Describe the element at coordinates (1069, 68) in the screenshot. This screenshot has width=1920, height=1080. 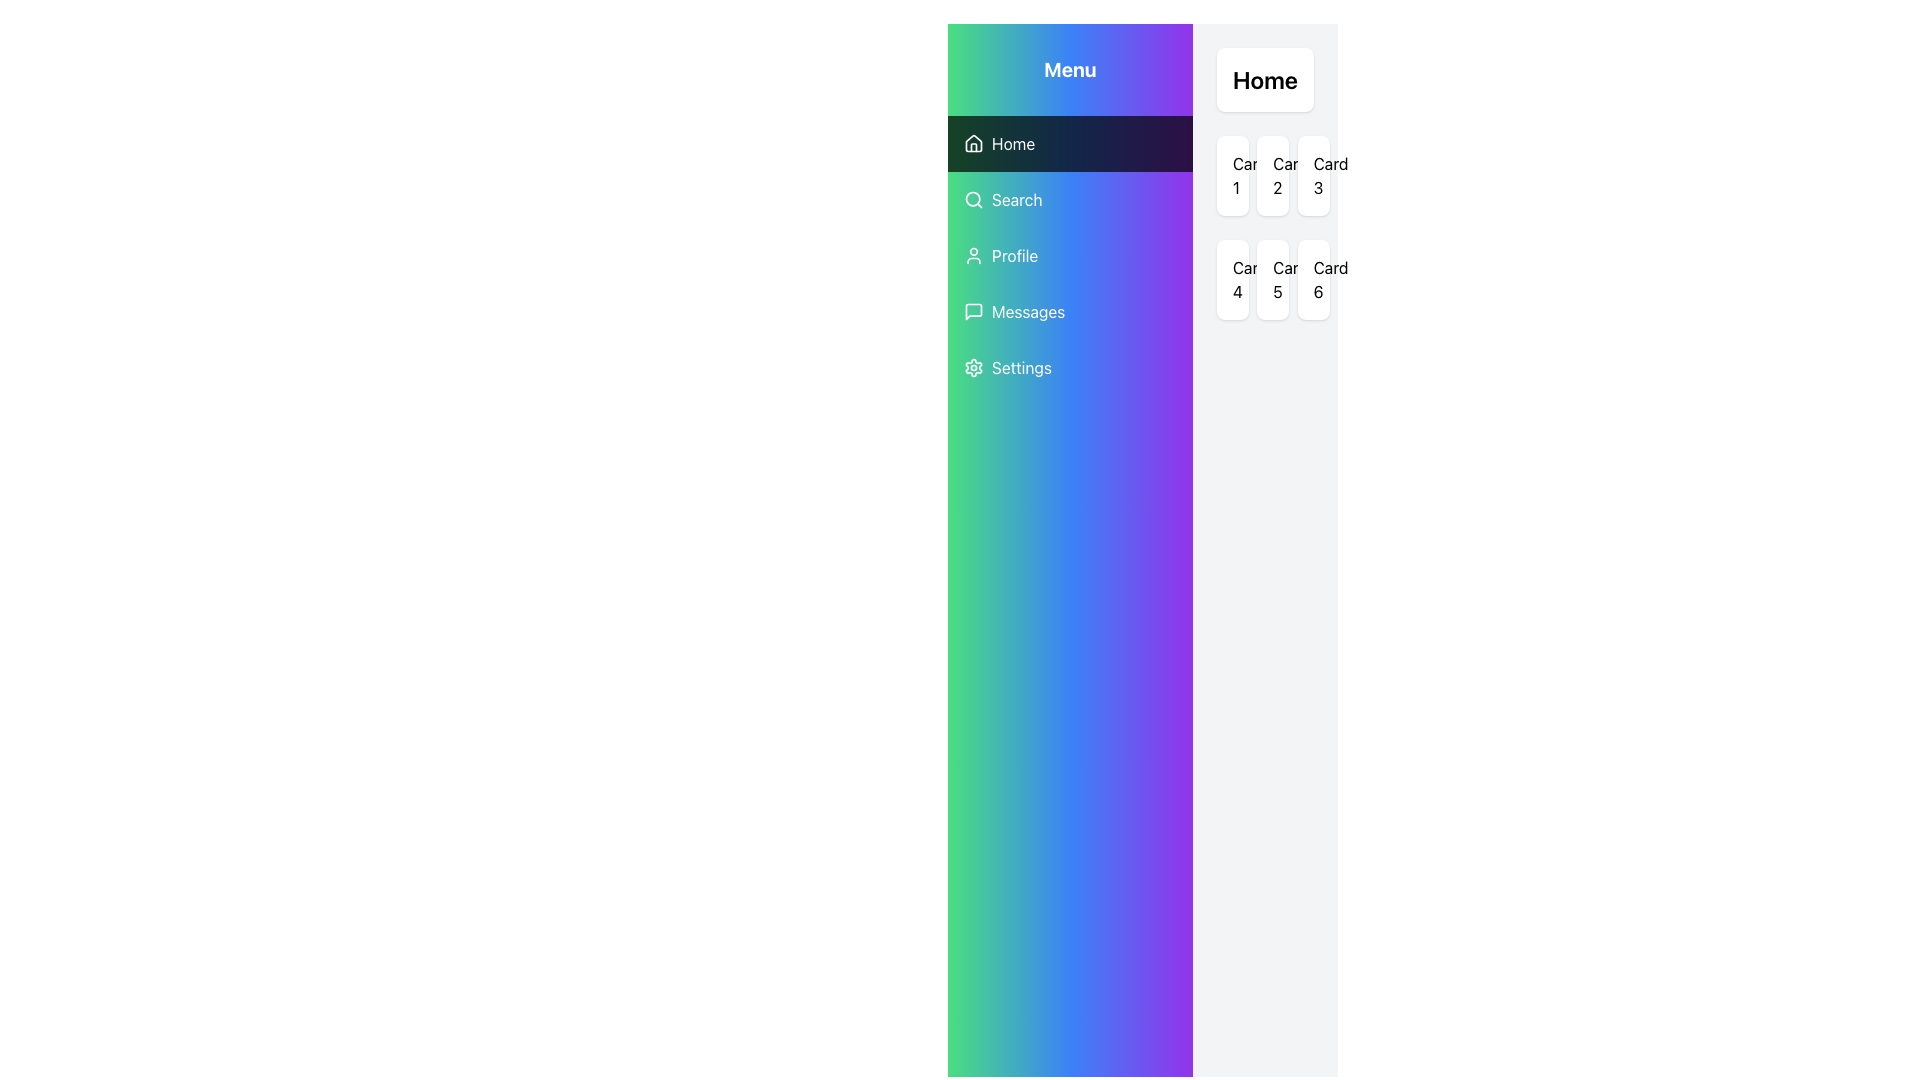
I see `the header of the sidebar menu, which serves as the title and is positioned at the top of the sidebar section` at that location.